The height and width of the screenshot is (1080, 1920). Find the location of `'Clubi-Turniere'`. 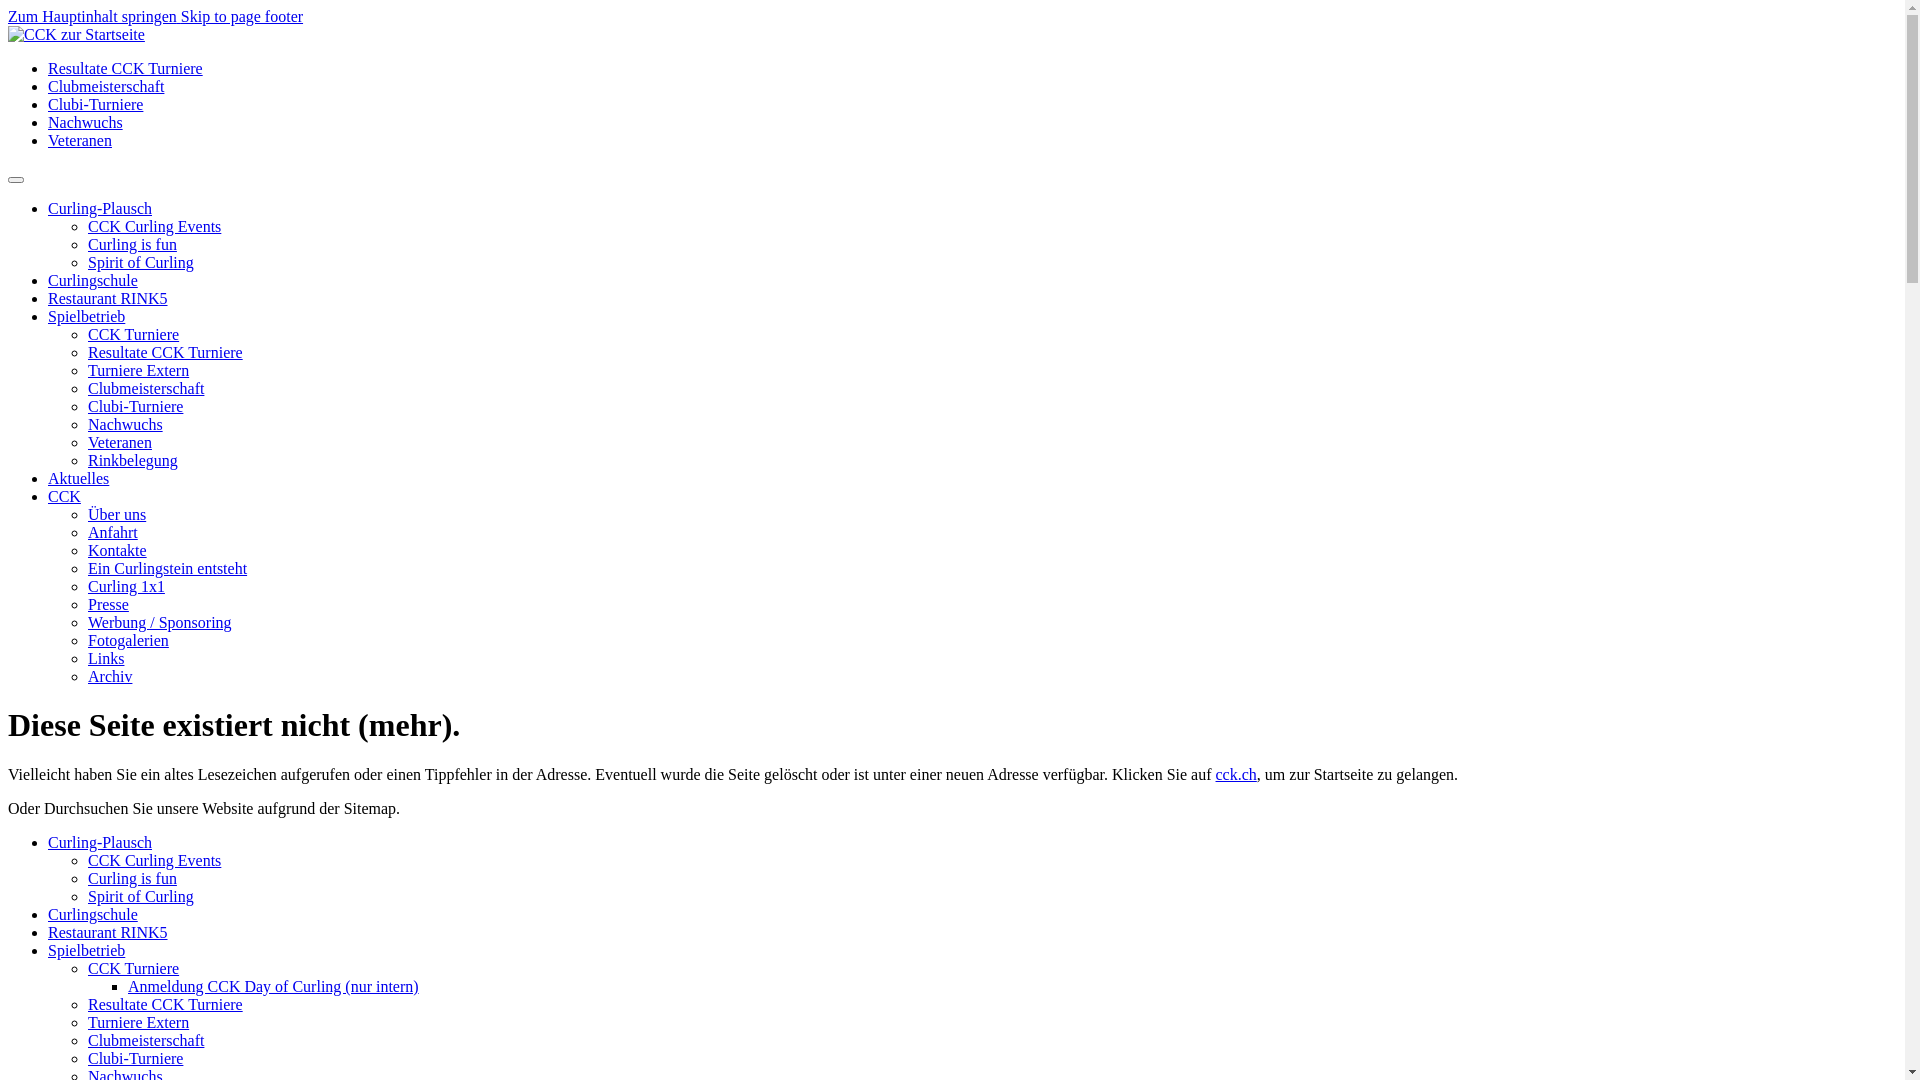

'Clubi-Turniere' is located at coordinates (94, 104).